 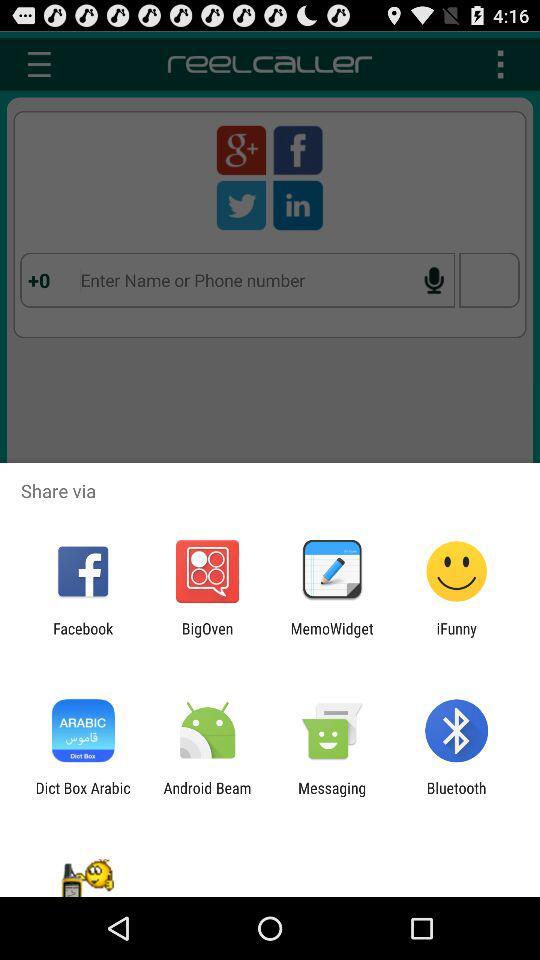 What do you see at coordinates (332, 636) in the screenshot?
I see `app next to bigoven item` at bounding box center [332, 636].